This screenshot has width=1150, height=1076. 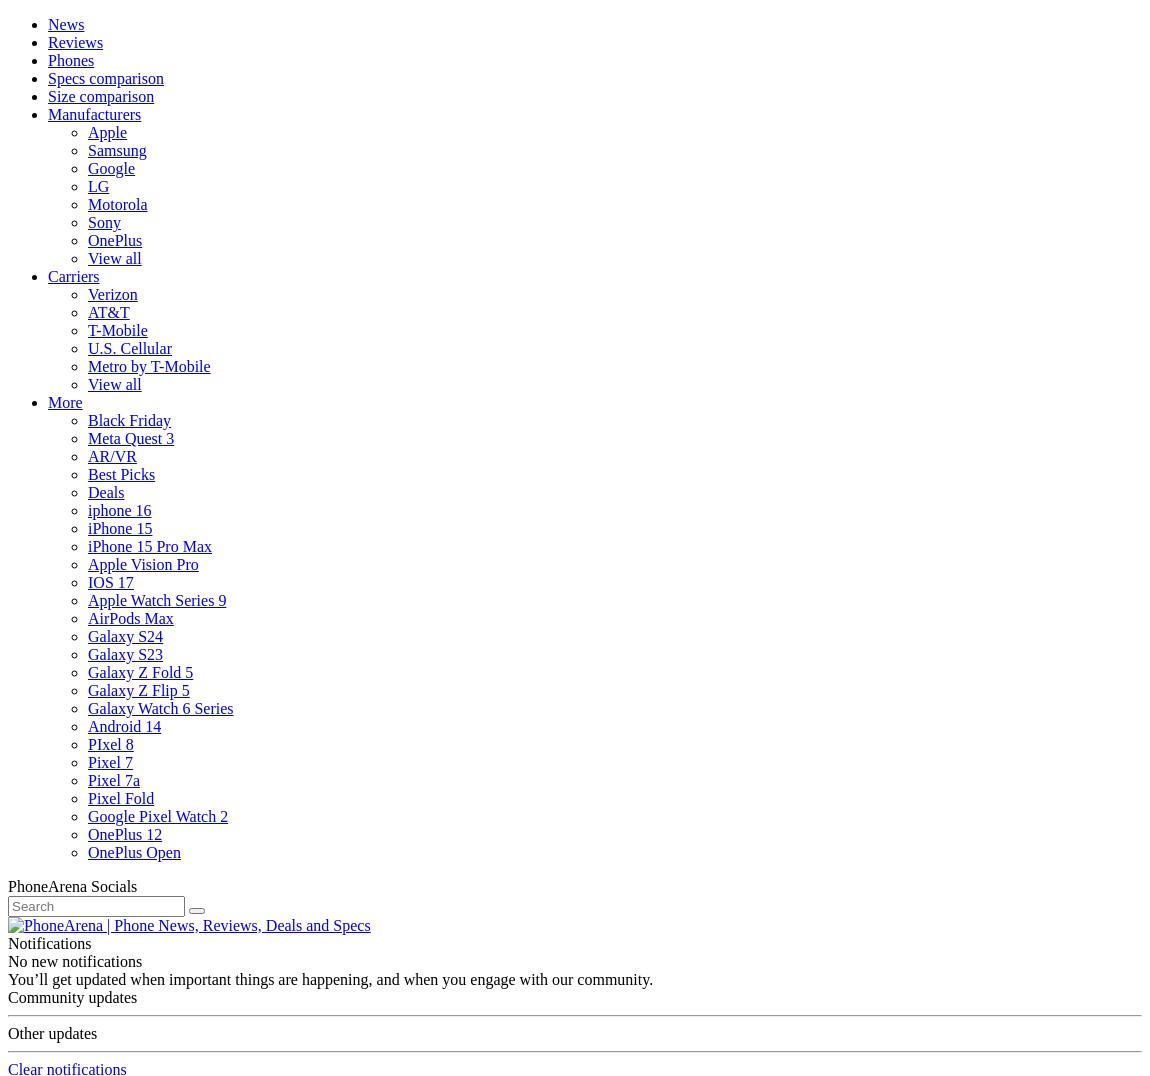 What do you see at coordinates (115, 150) in the screenshot?
I see `'Samsung'` at bounding box center [115, 150].